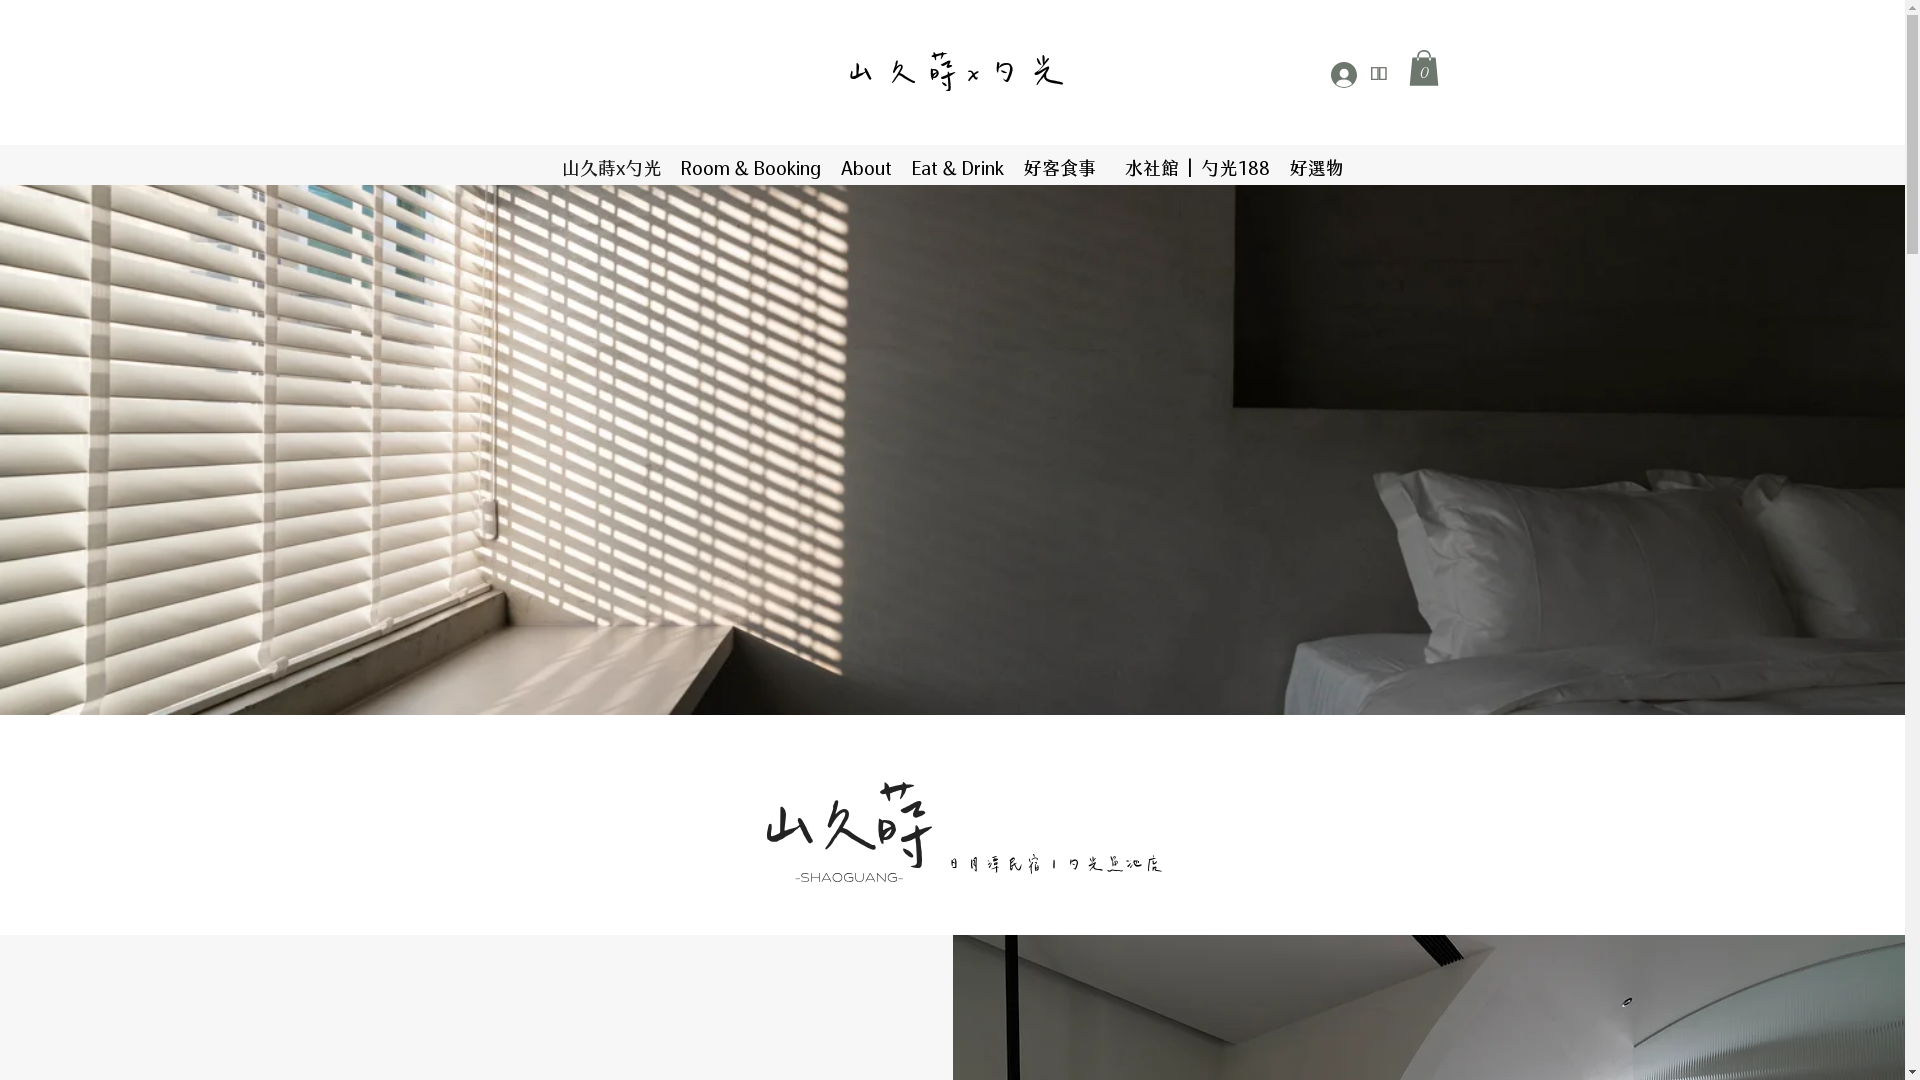 The height and width of the screenshot is (1080, 1920). Describe the element at coordinates (670, 164) in the screenshot. I see `'Room & Booking'` at that location.